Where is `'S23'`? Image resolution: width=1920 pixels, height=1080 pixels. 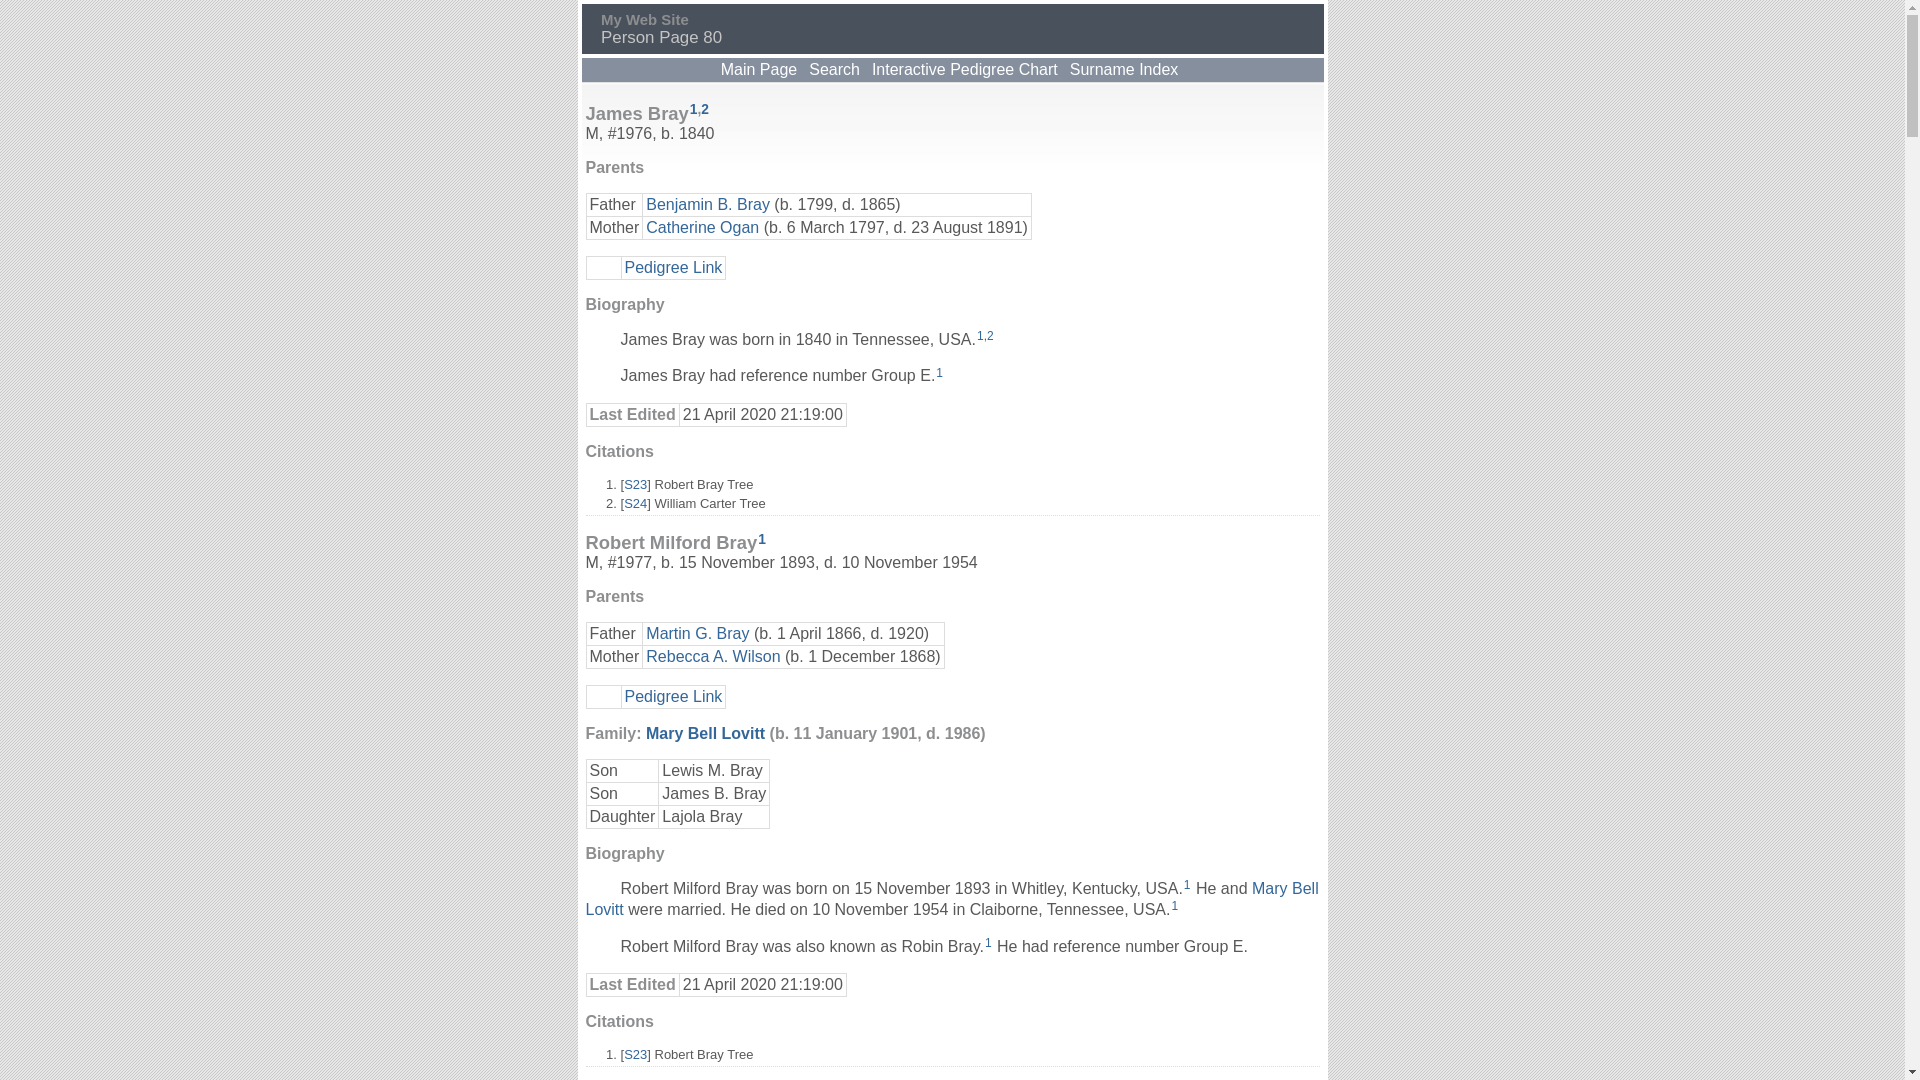
'S23' is located at coordinates (634, 484).